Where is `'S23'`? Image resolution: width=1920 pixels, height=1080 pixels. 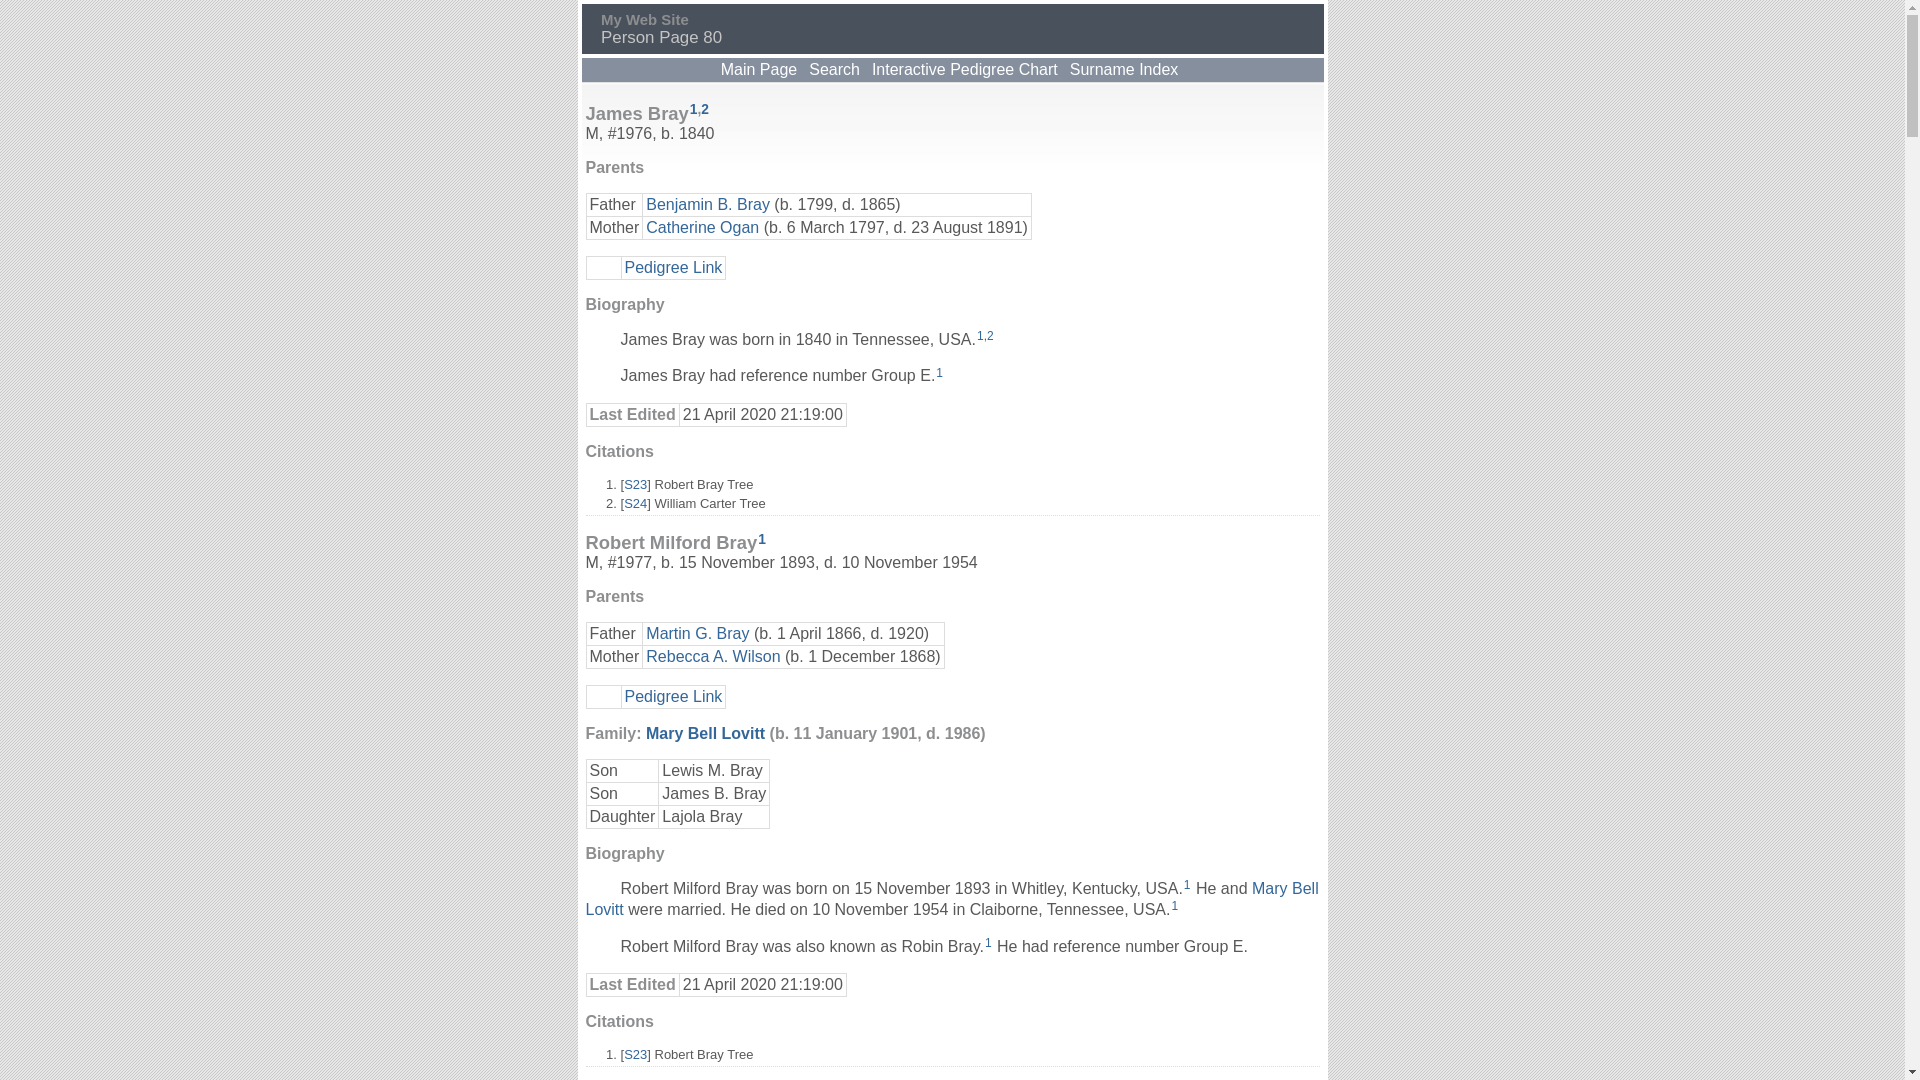
'S23' is located at coordinates (634, 484).